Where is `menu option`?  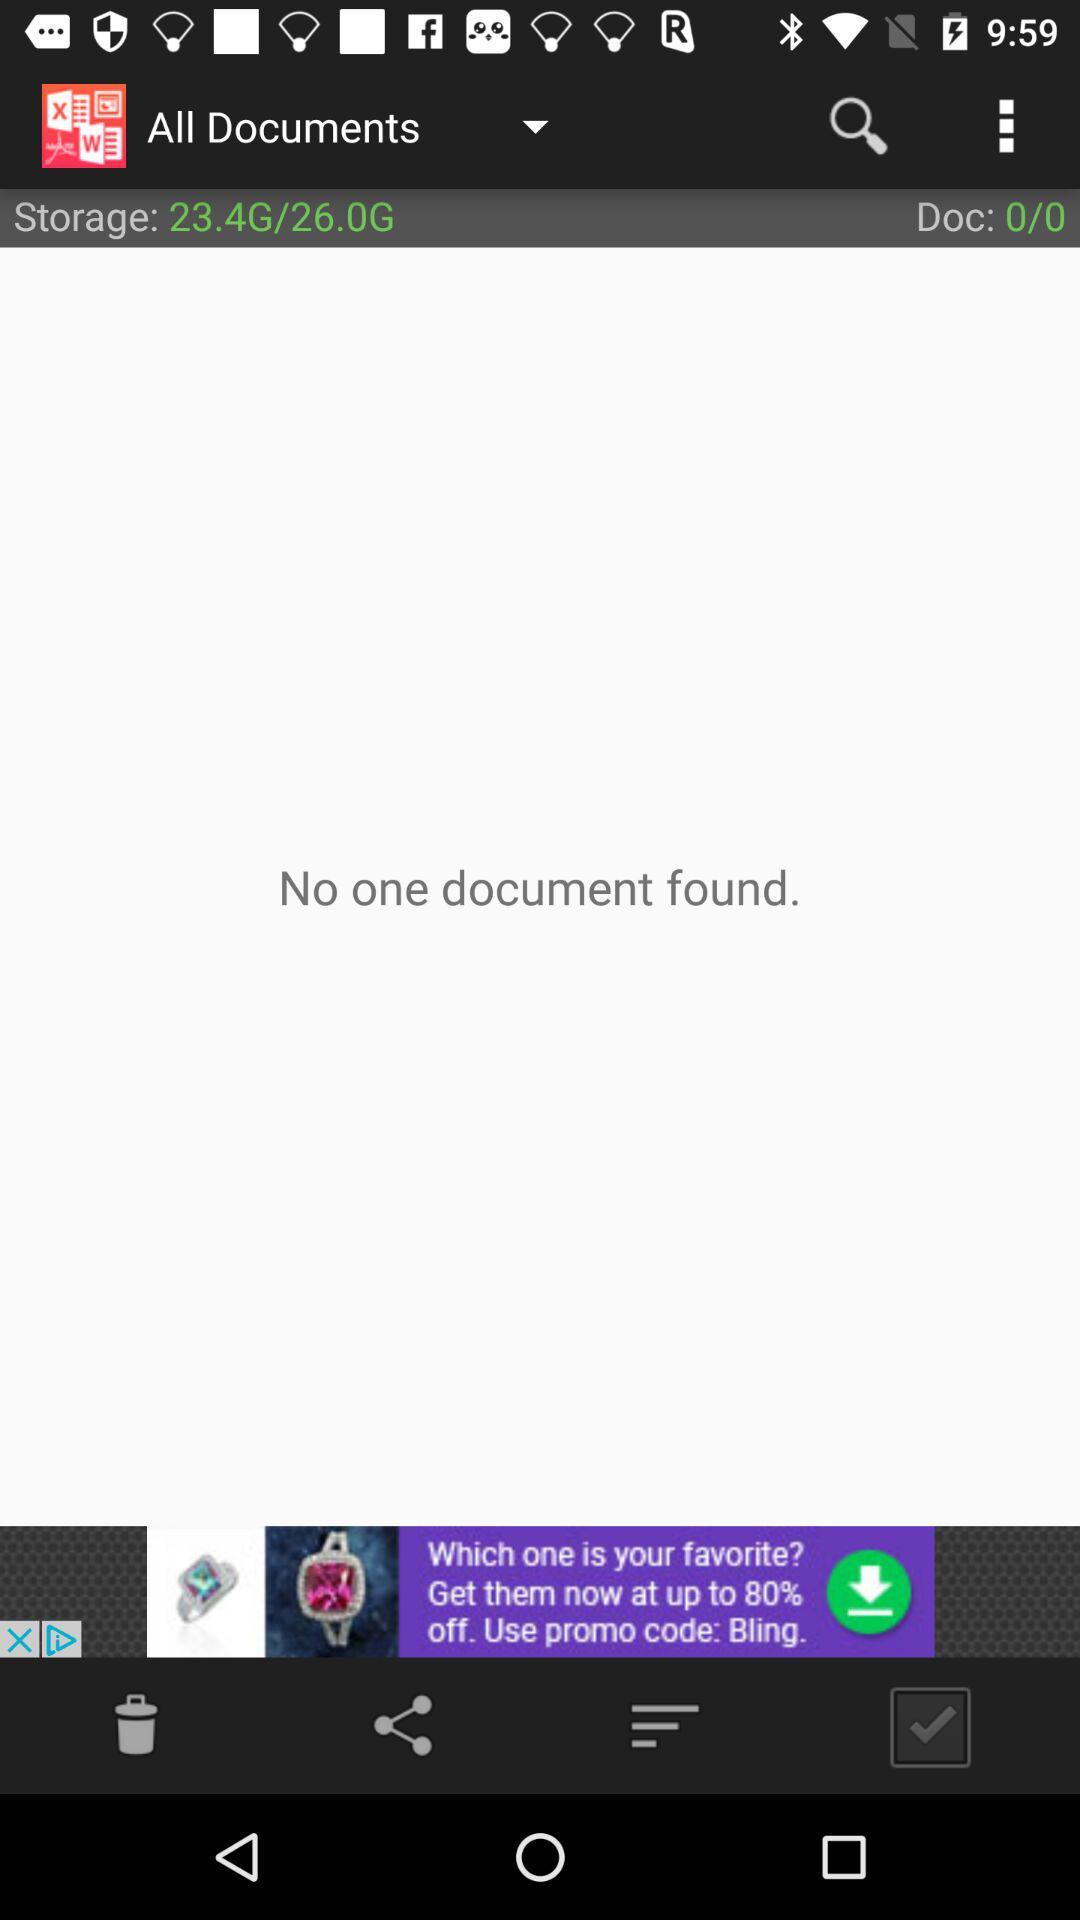 menu option is located at coordinates (664, 1724).